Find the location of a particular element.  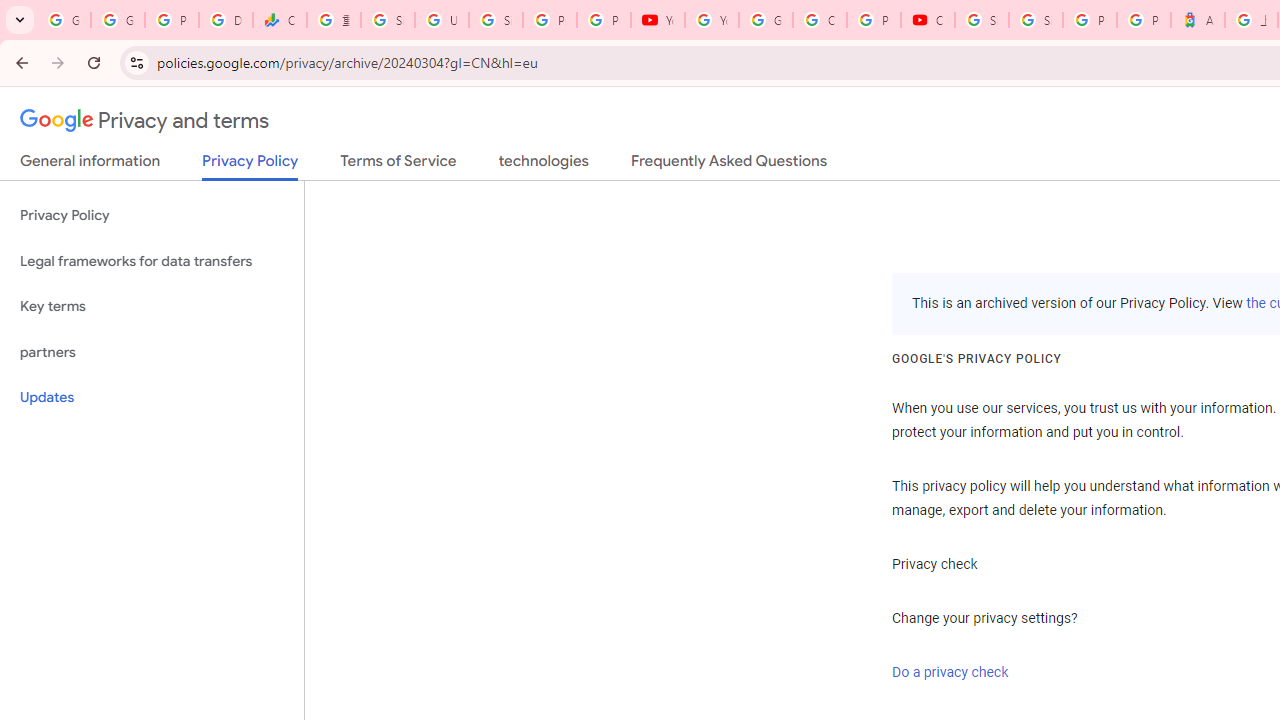

'Key terms' is located at coordinates (151, 306).